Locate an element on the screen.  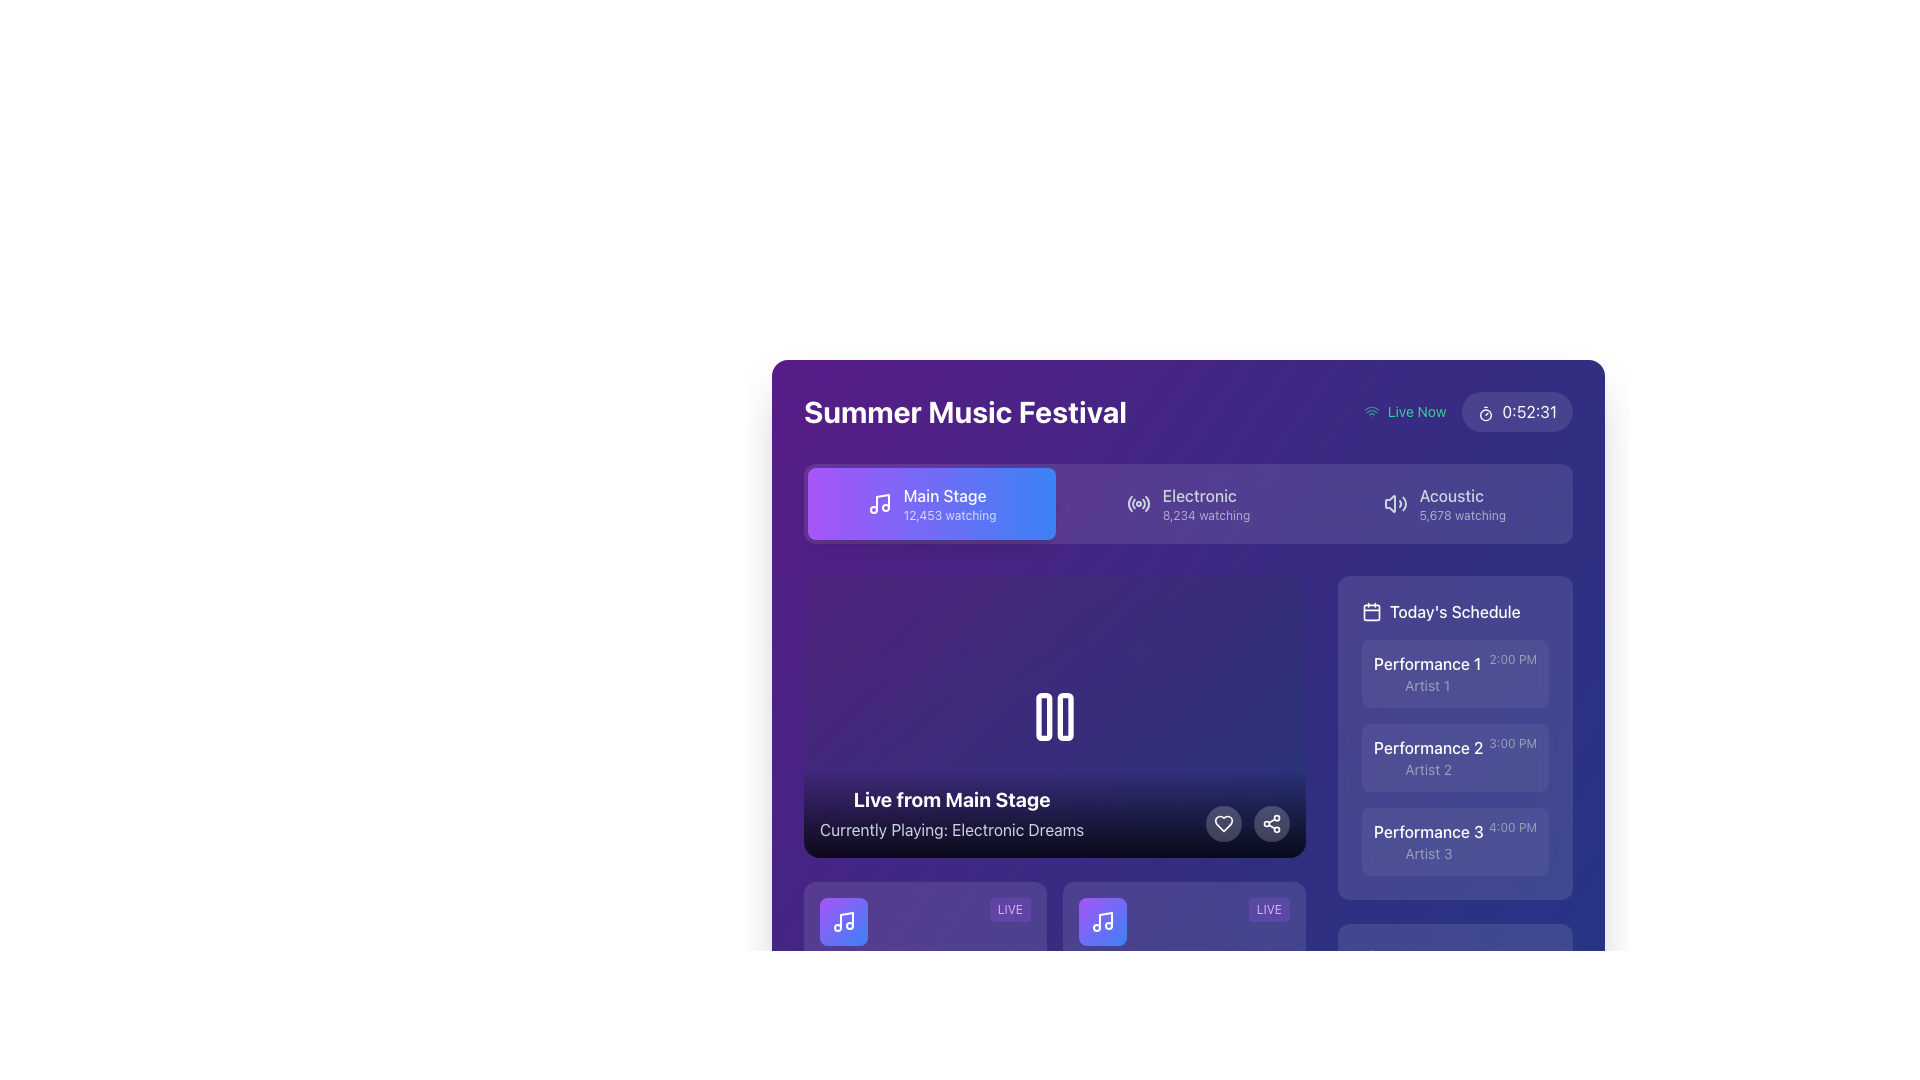
the text display element showing 'Acoustic' with '5,678 watching' on a purple background, which is the last item in the row of sections near the top of the application interface is located at coordinates (1462, 503).